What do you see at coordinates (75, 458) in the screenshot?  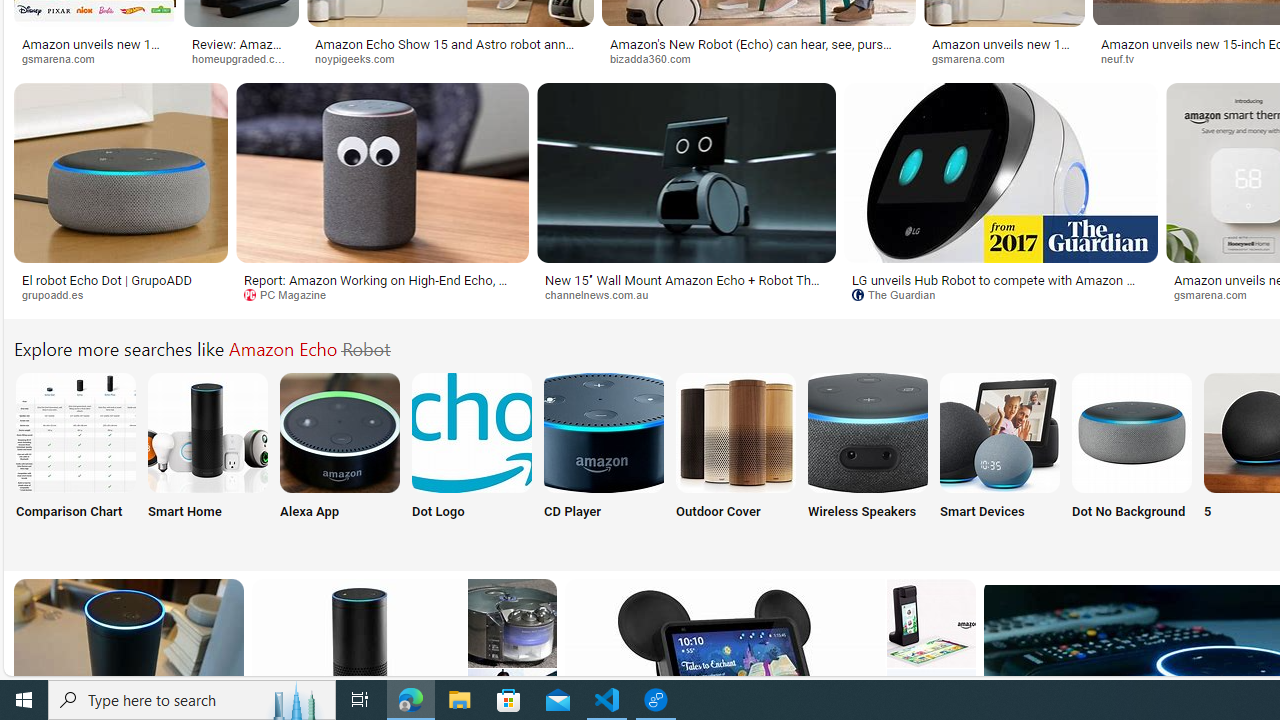 I see `'Amazon Echo Comparison Chart Comparison Chart'` at bounding box center [75, 458].